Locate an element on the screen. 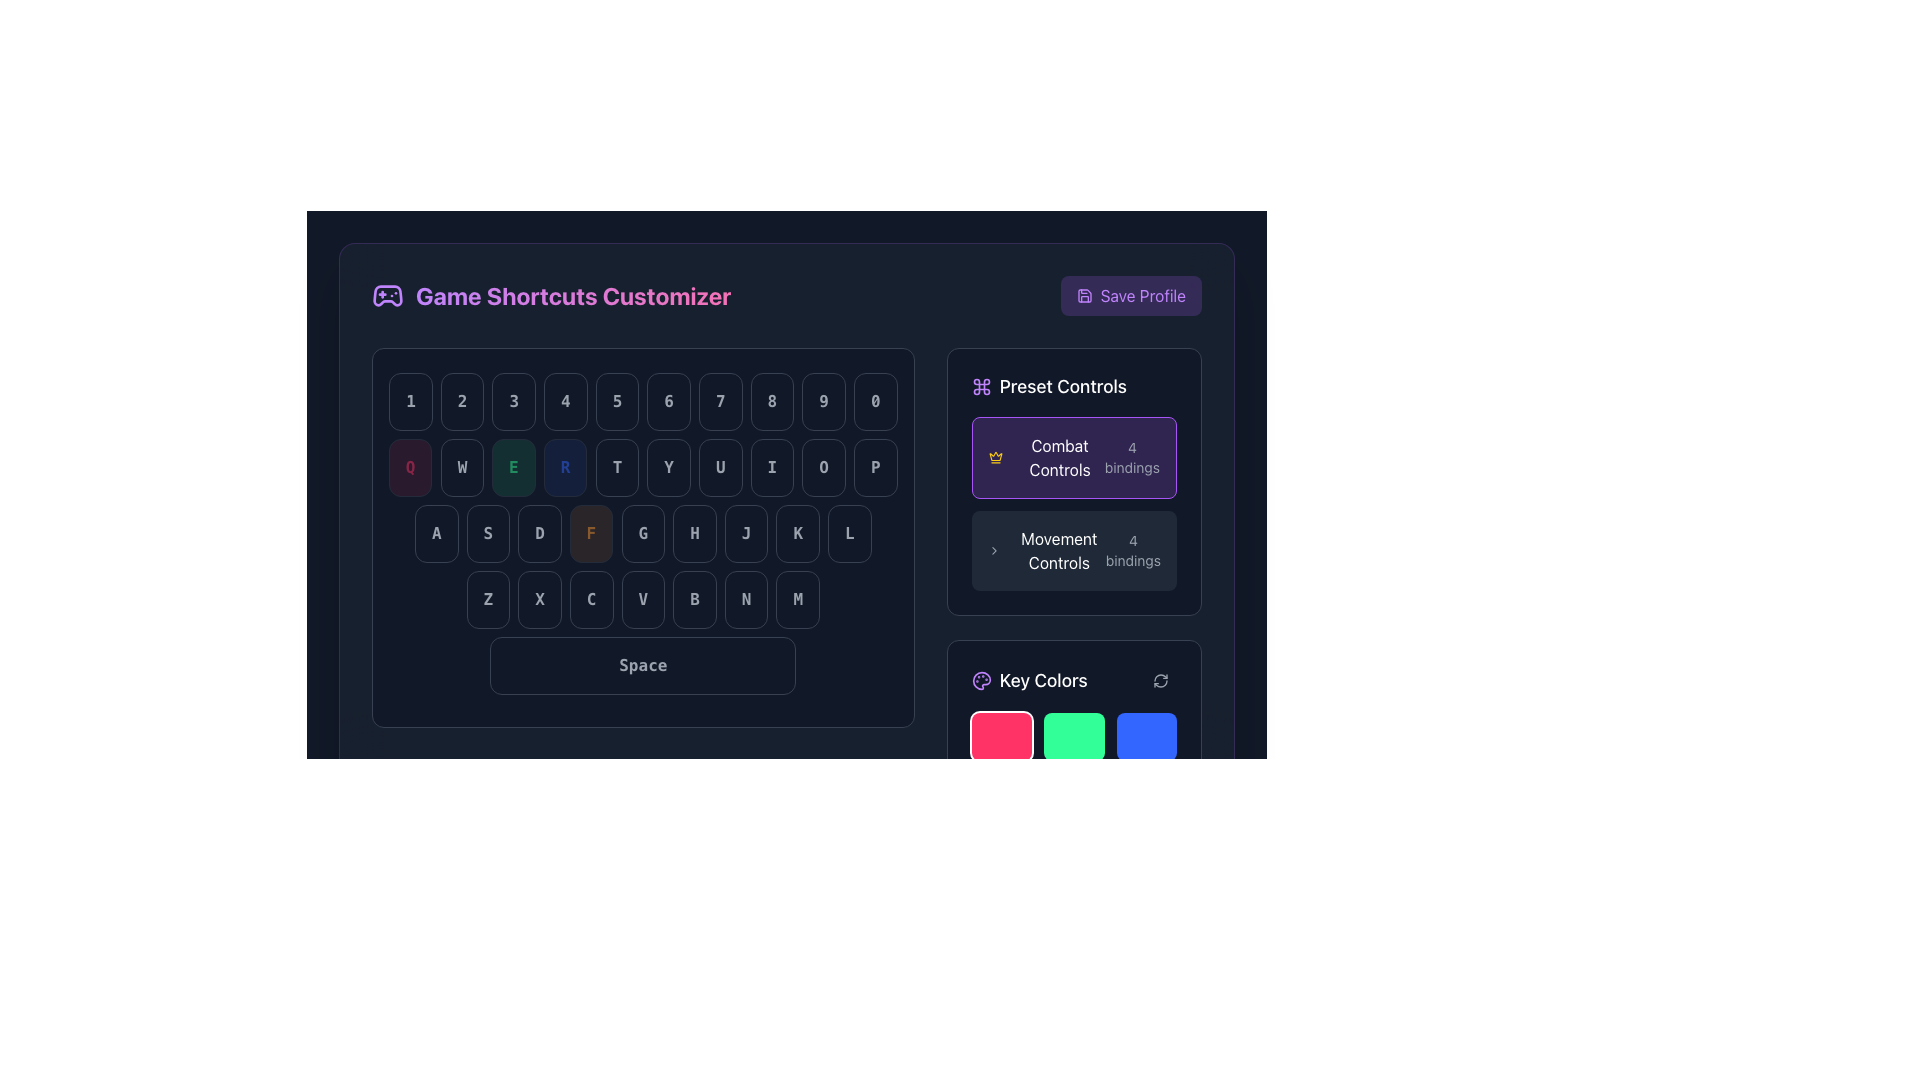 Image resolution: width=1920 pixels, height=1080 pixels. the 'Save Profile' button with a purple background and light purple text located in the top-right corner of the 'Game Shortcuts Customizer' section is located at coordinates (1131, 296).